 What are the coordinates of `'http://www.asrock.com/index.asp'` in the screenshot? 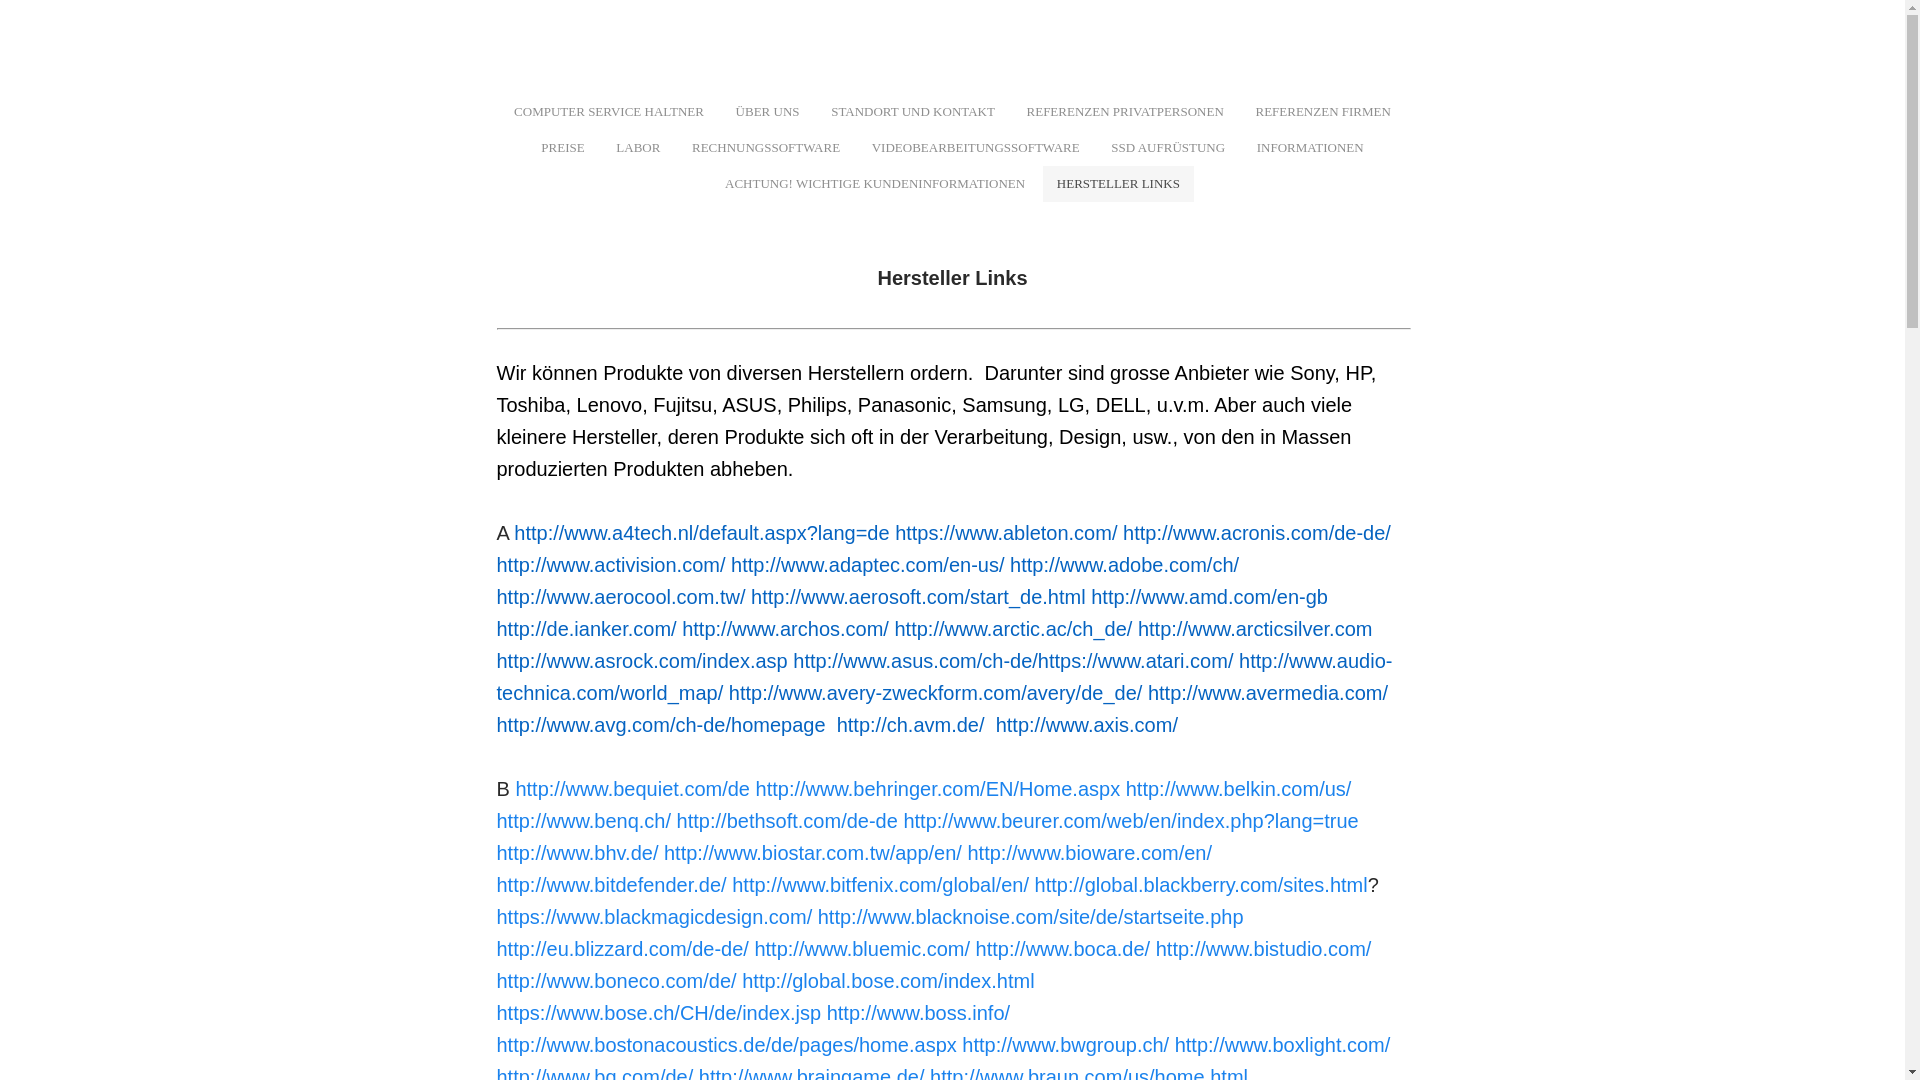 It's located at (641, 660).